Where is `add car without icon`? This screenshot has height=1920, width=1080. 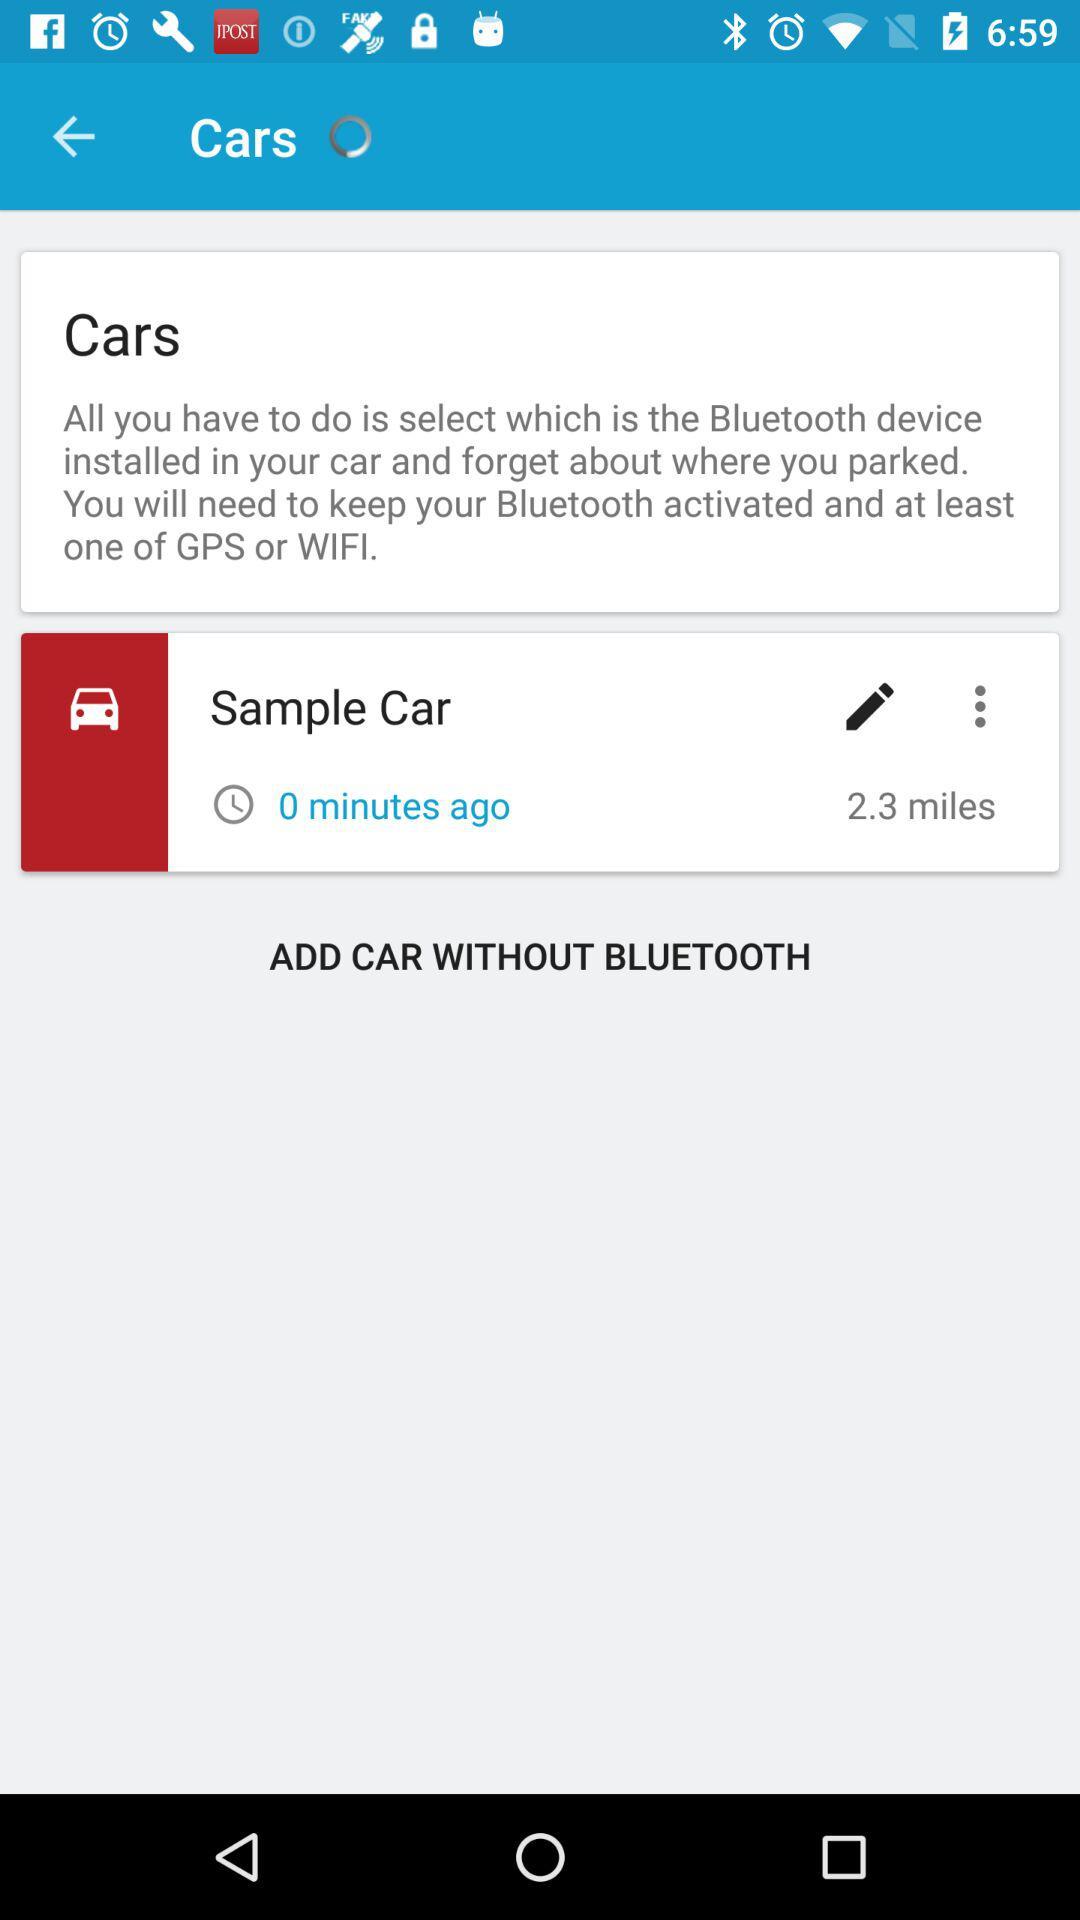
add car without icon is located at coordinates (540, 954).